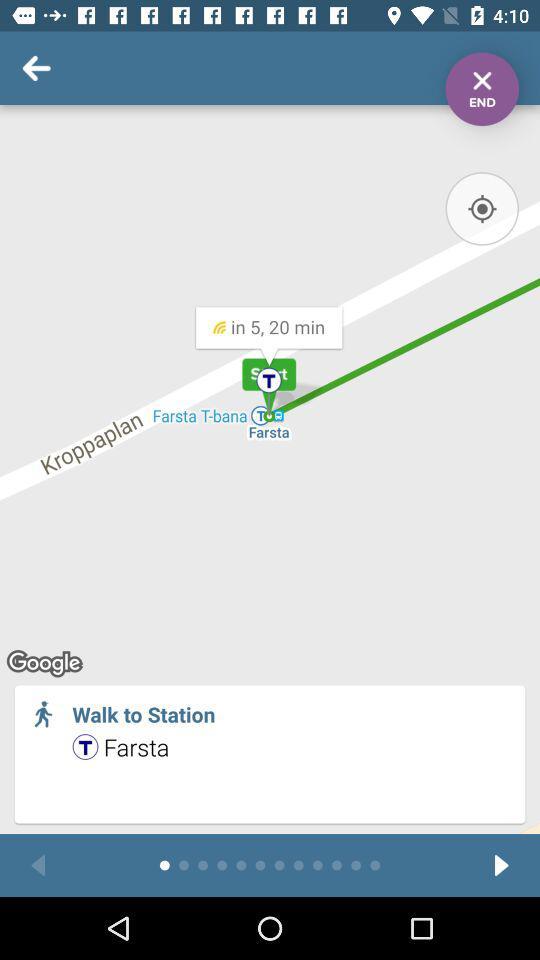 This screenshot has width=540, height=960. I want to click on its helps to go backward, so click(38, 864).